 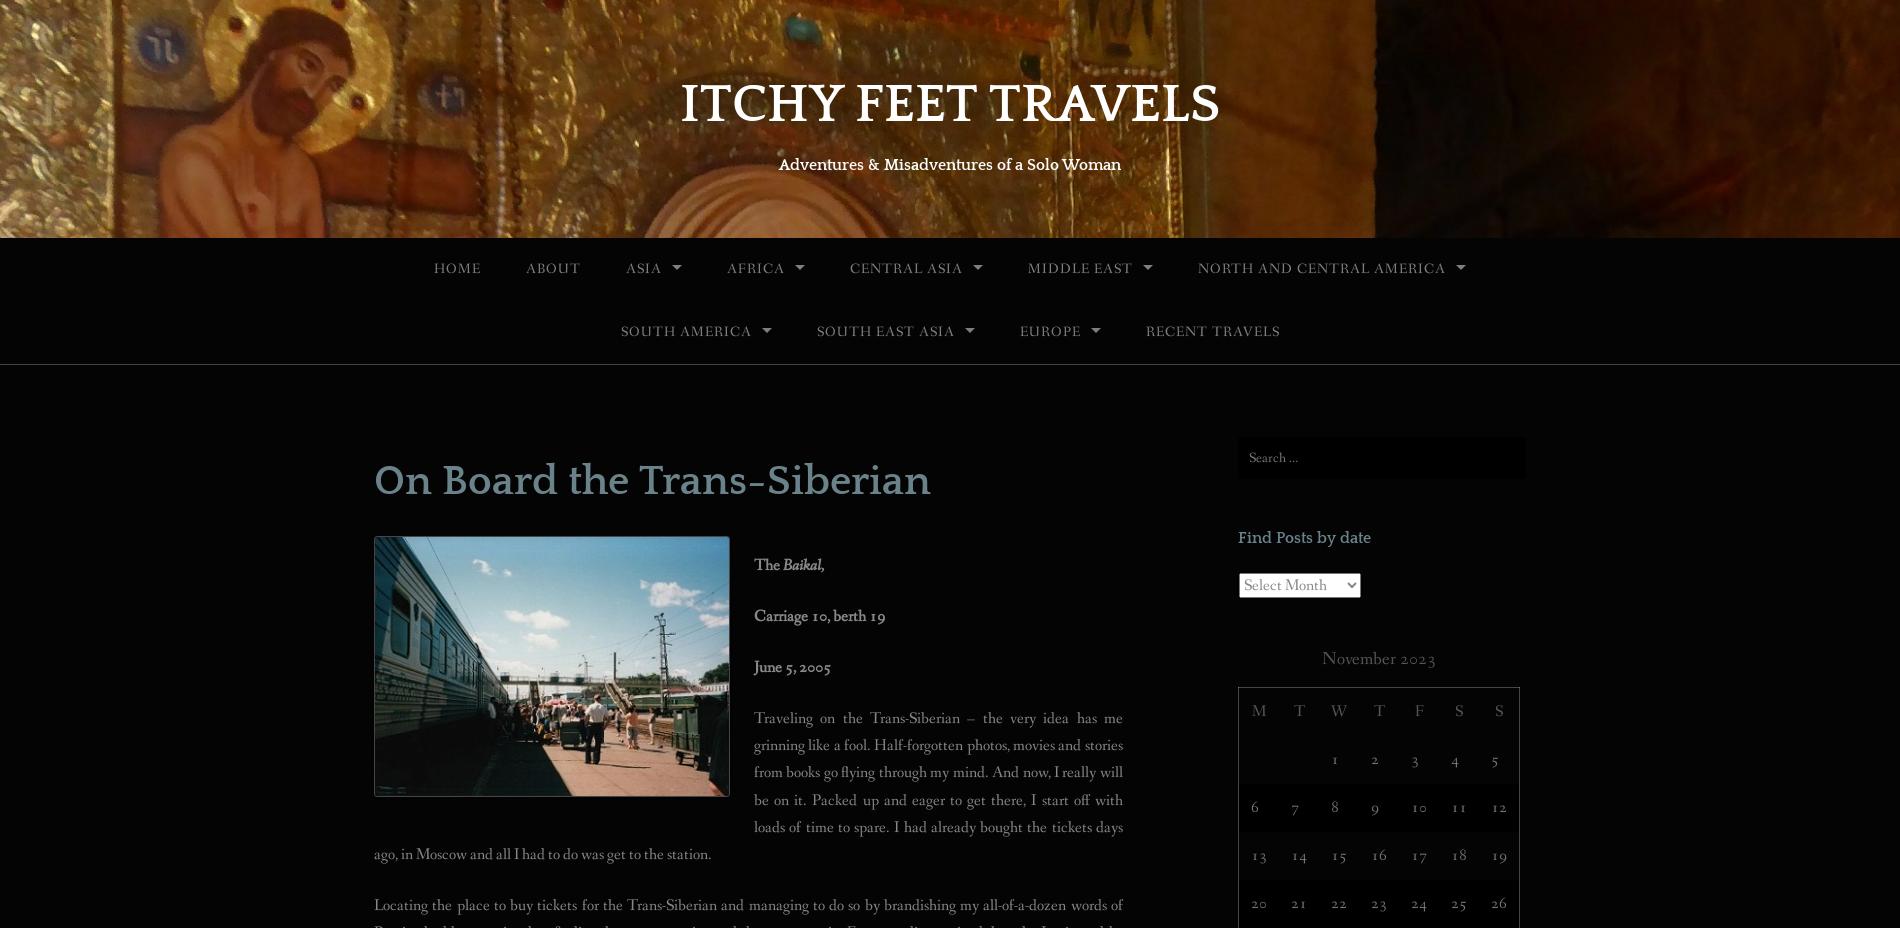 I want to click on '25', so click(x=1451, y=902).